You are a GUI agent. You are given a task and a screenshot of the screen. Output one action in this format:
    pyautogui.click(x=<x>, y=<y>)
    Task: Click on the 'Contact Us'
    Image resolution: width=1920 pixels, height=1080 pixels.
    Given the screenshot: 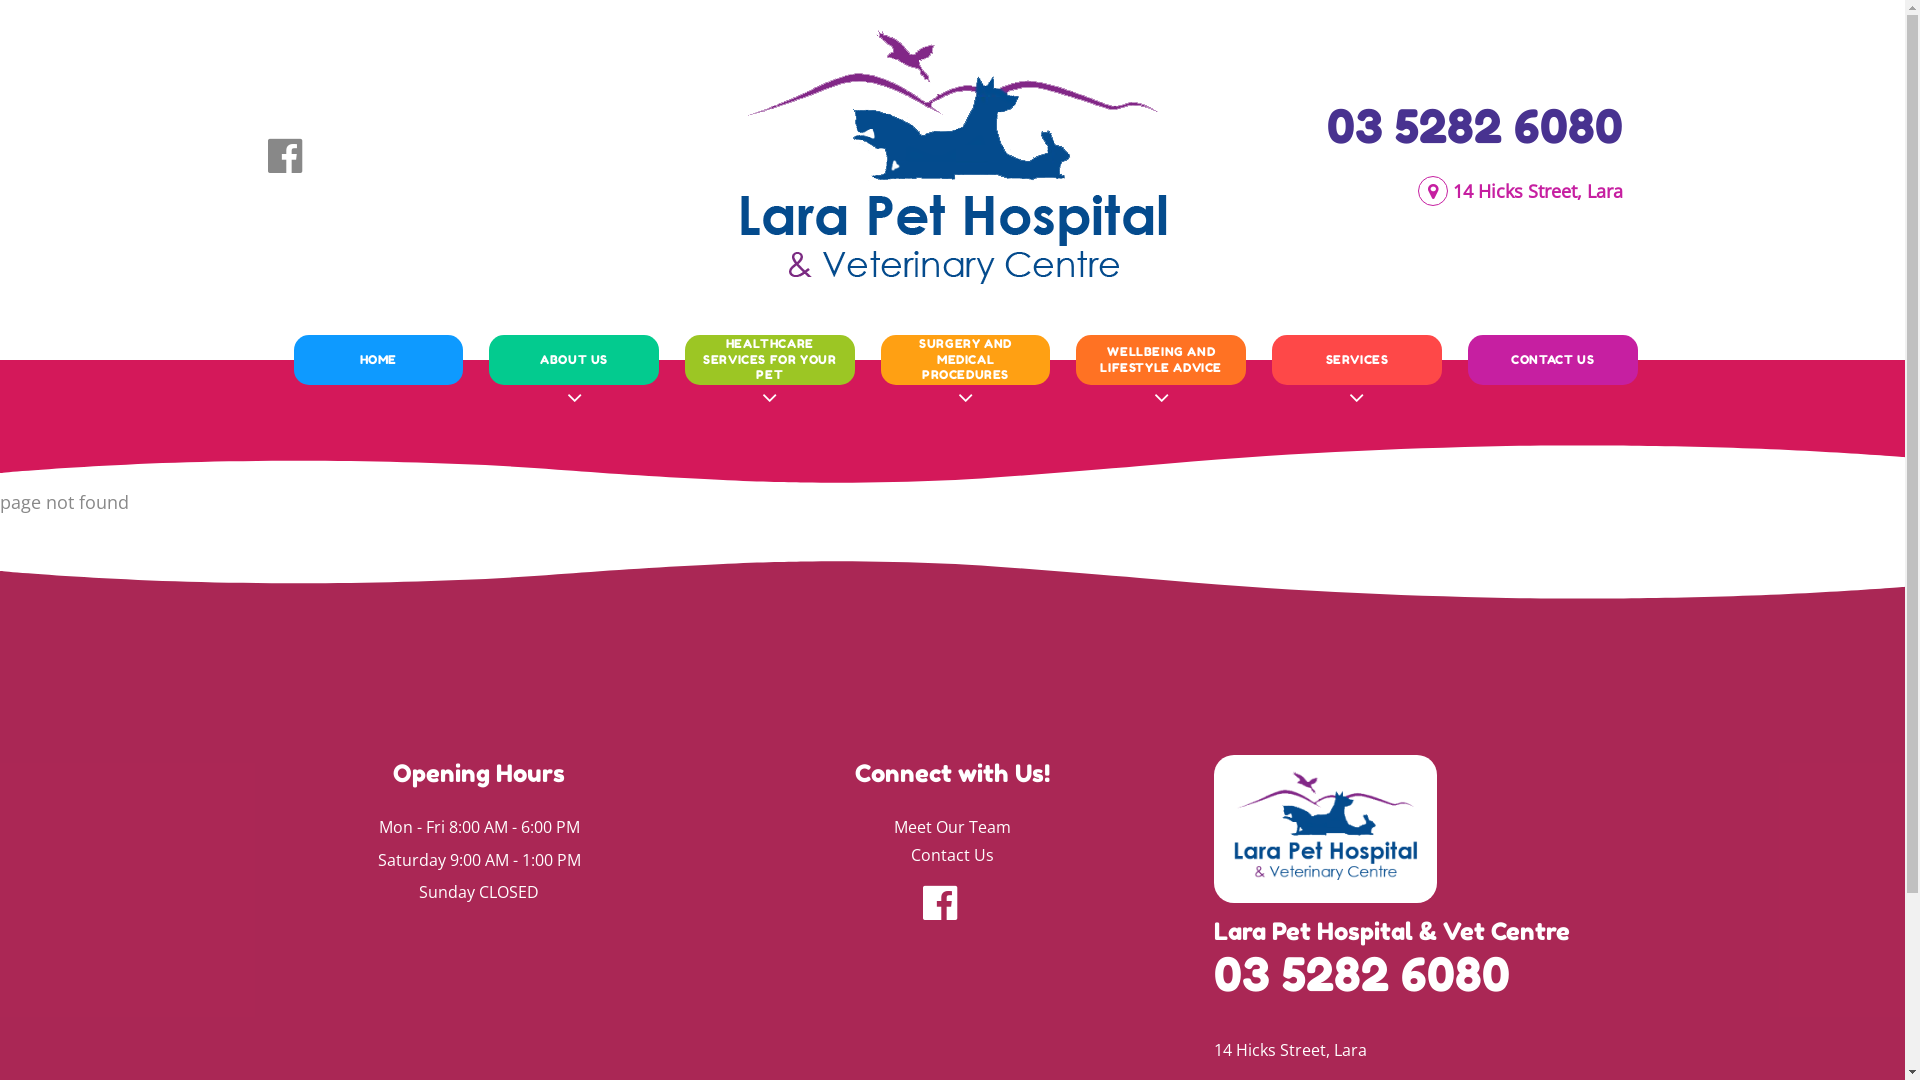 What is the action you would take?
    pyautogui.click(x=951, y=855)
    